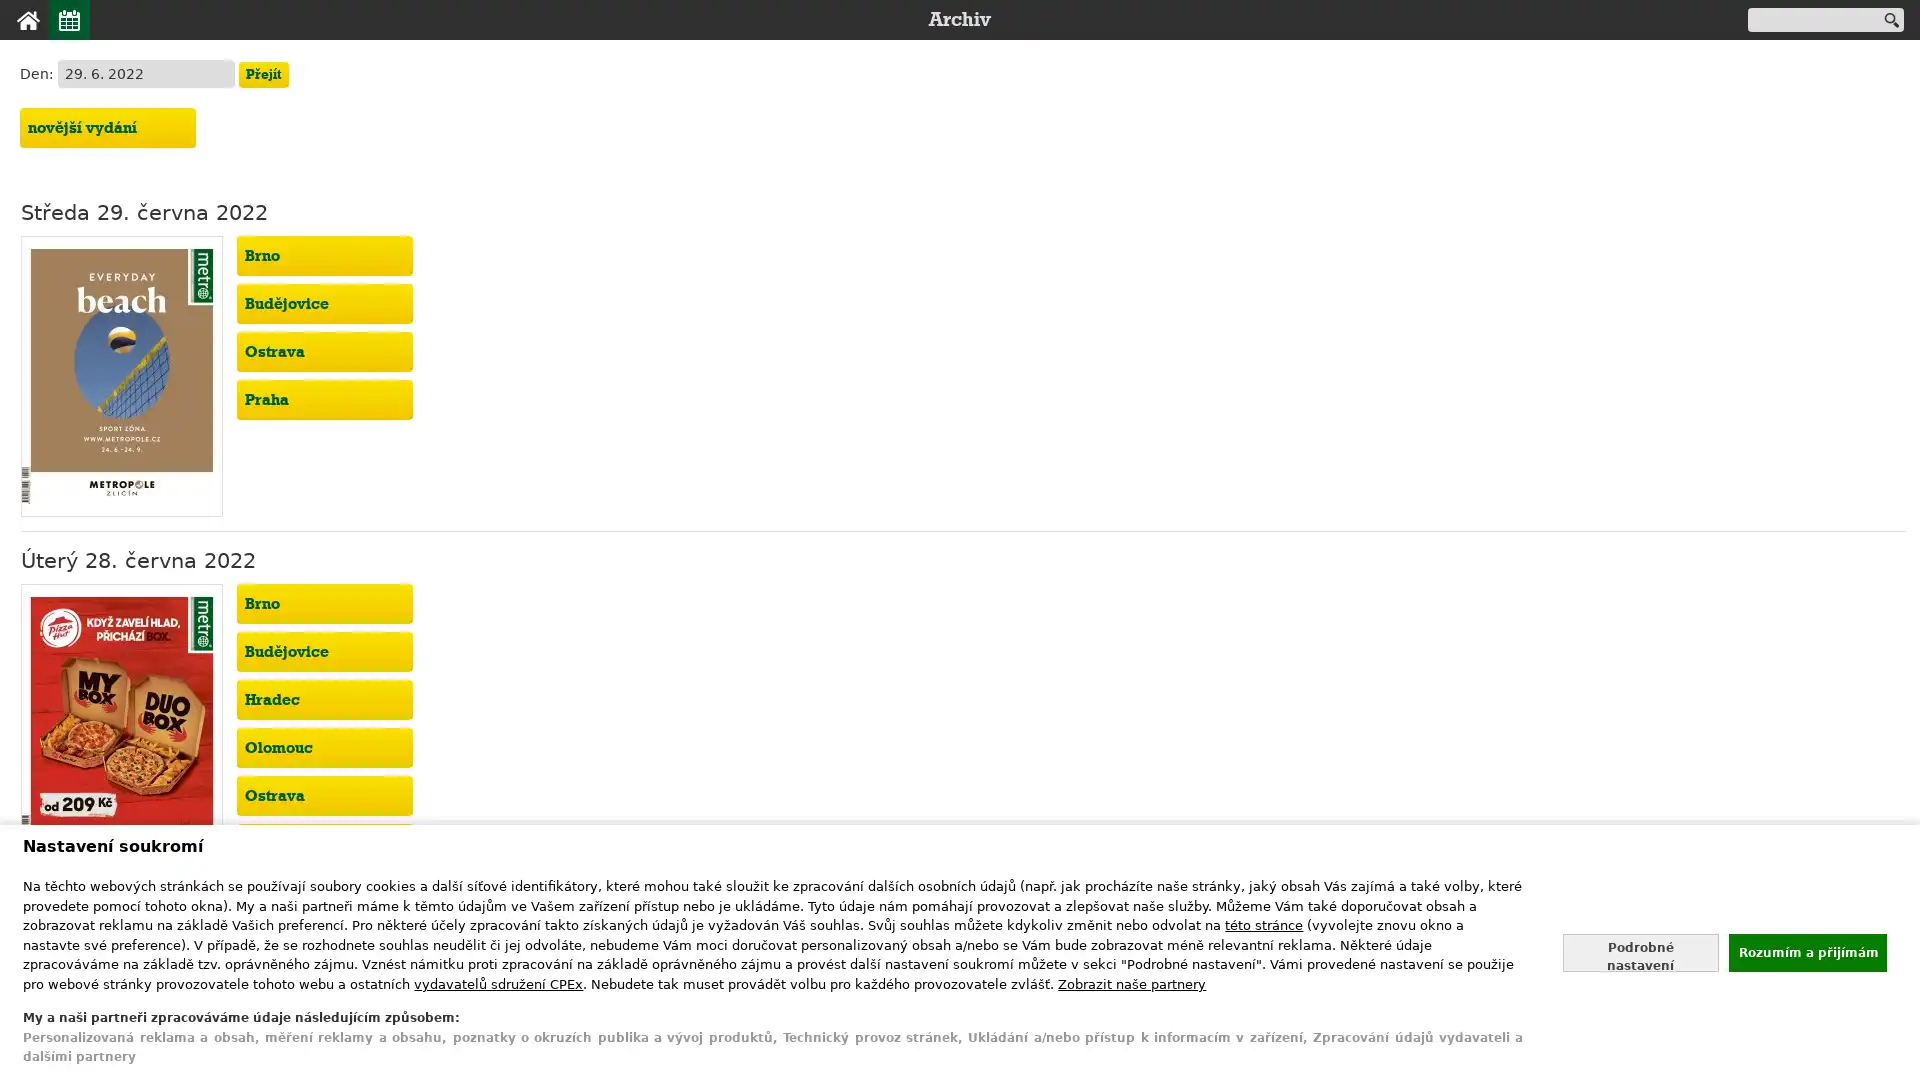 This screenshot has width=1920, height=1080. I want to click on Nastavte sve souhlasy, so click(1640, 951).